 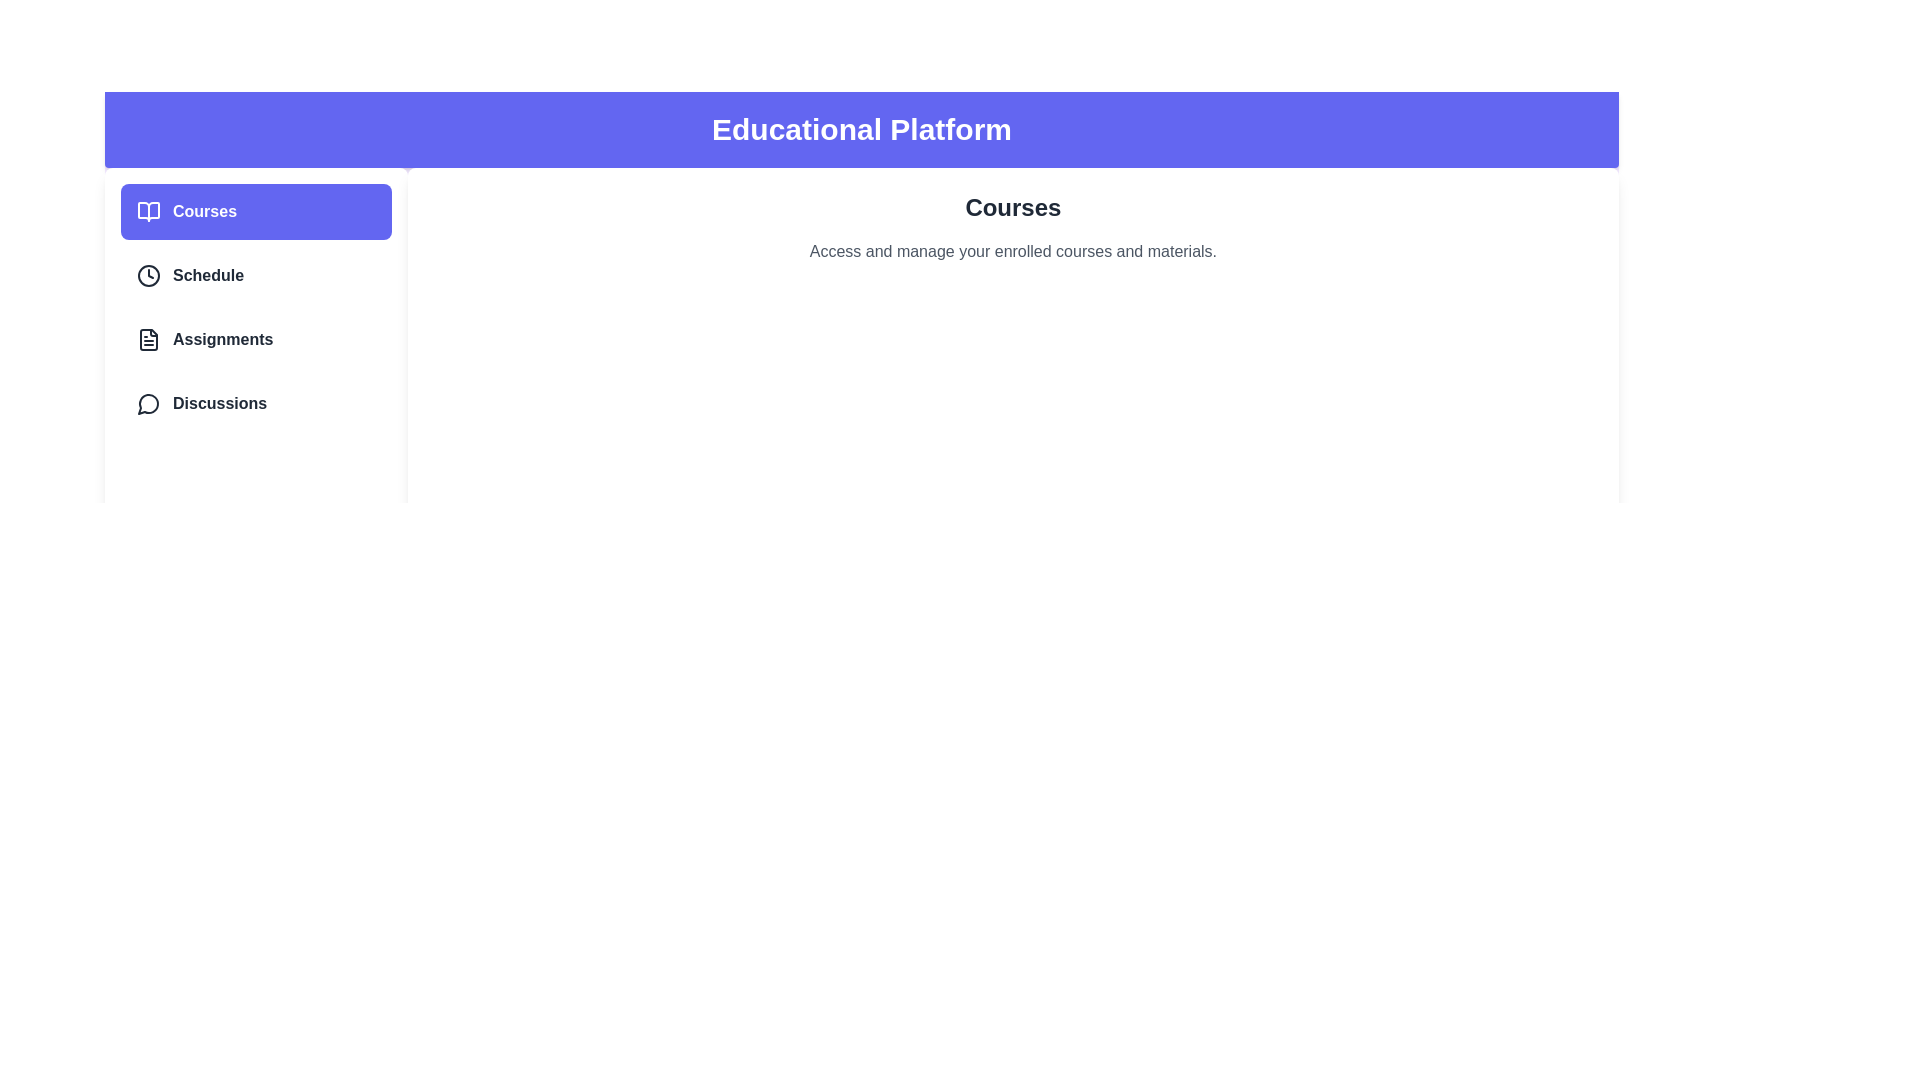 I want to click on the tab labeled Schedule in the sidebar, so click(x=254, y=276).